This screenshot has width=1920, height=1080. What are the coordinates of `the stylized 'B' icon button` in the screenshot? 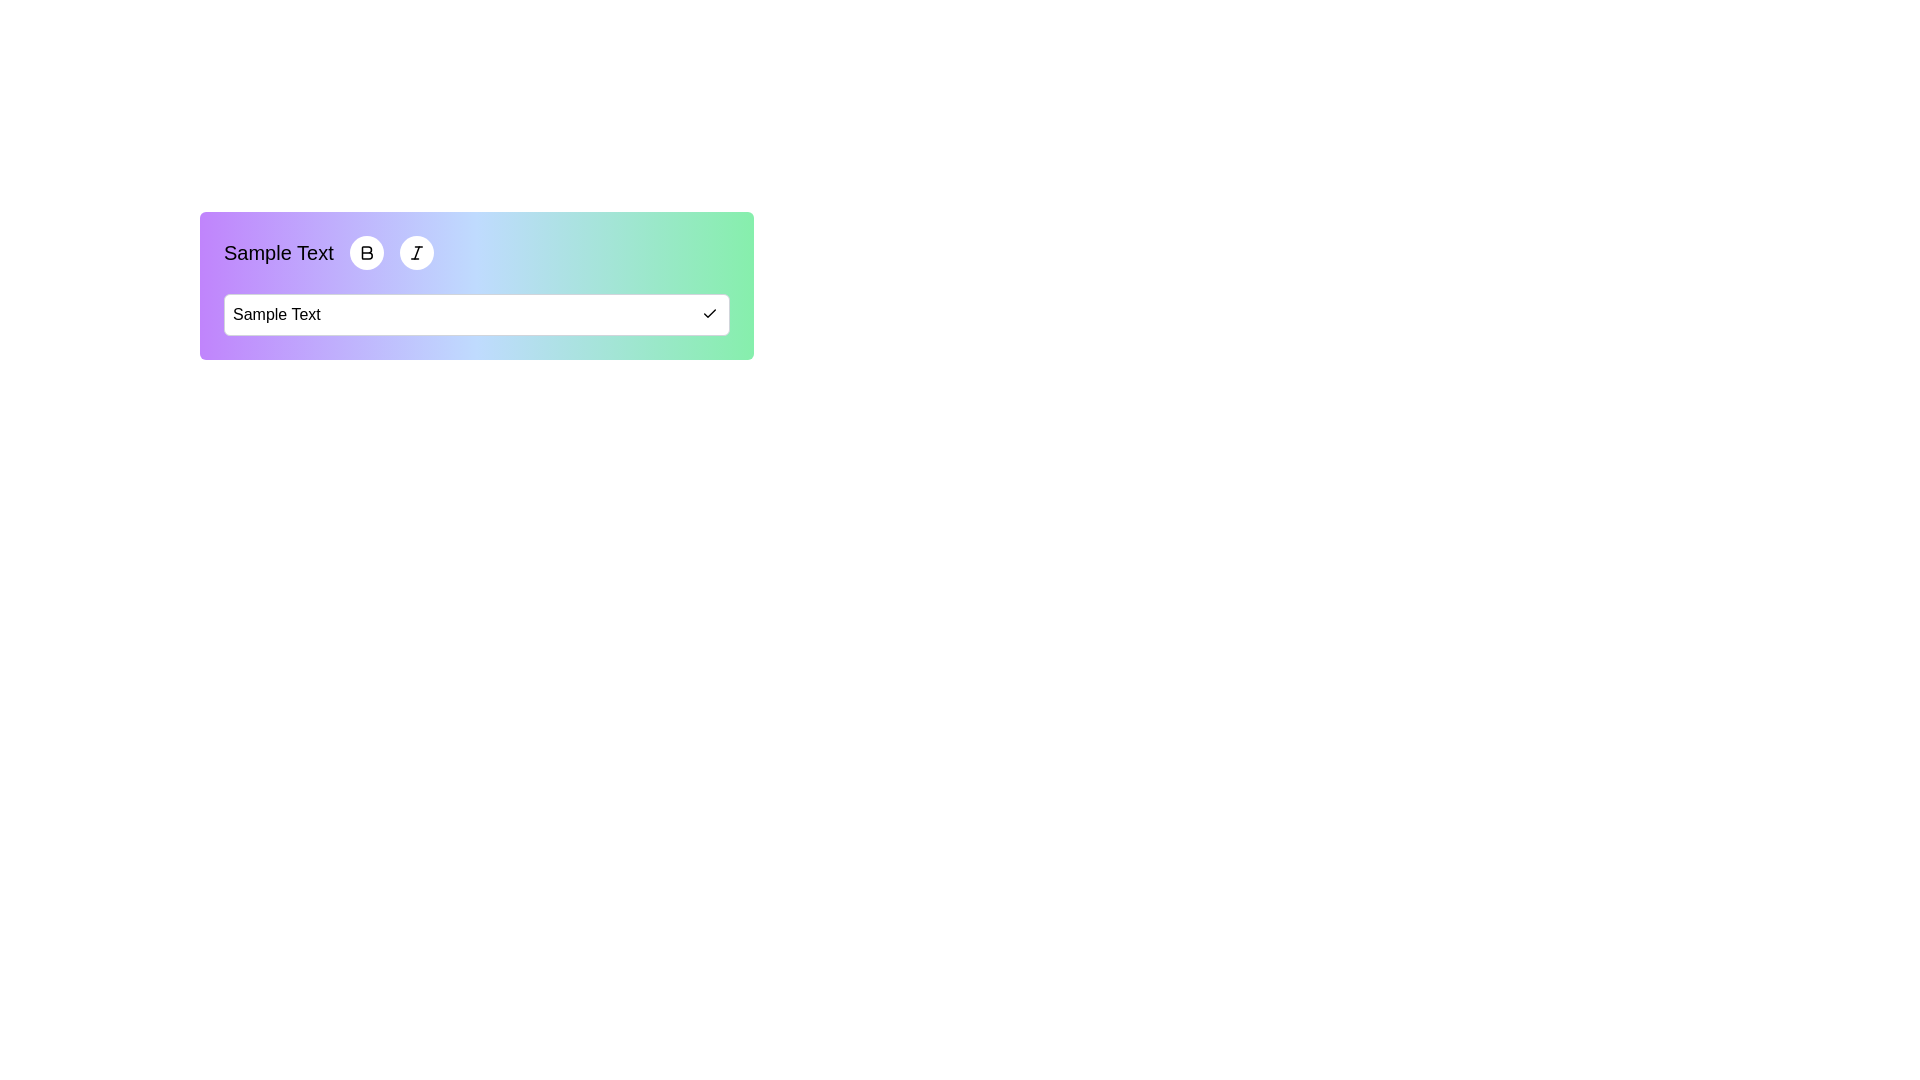 It's located at (366, 252).